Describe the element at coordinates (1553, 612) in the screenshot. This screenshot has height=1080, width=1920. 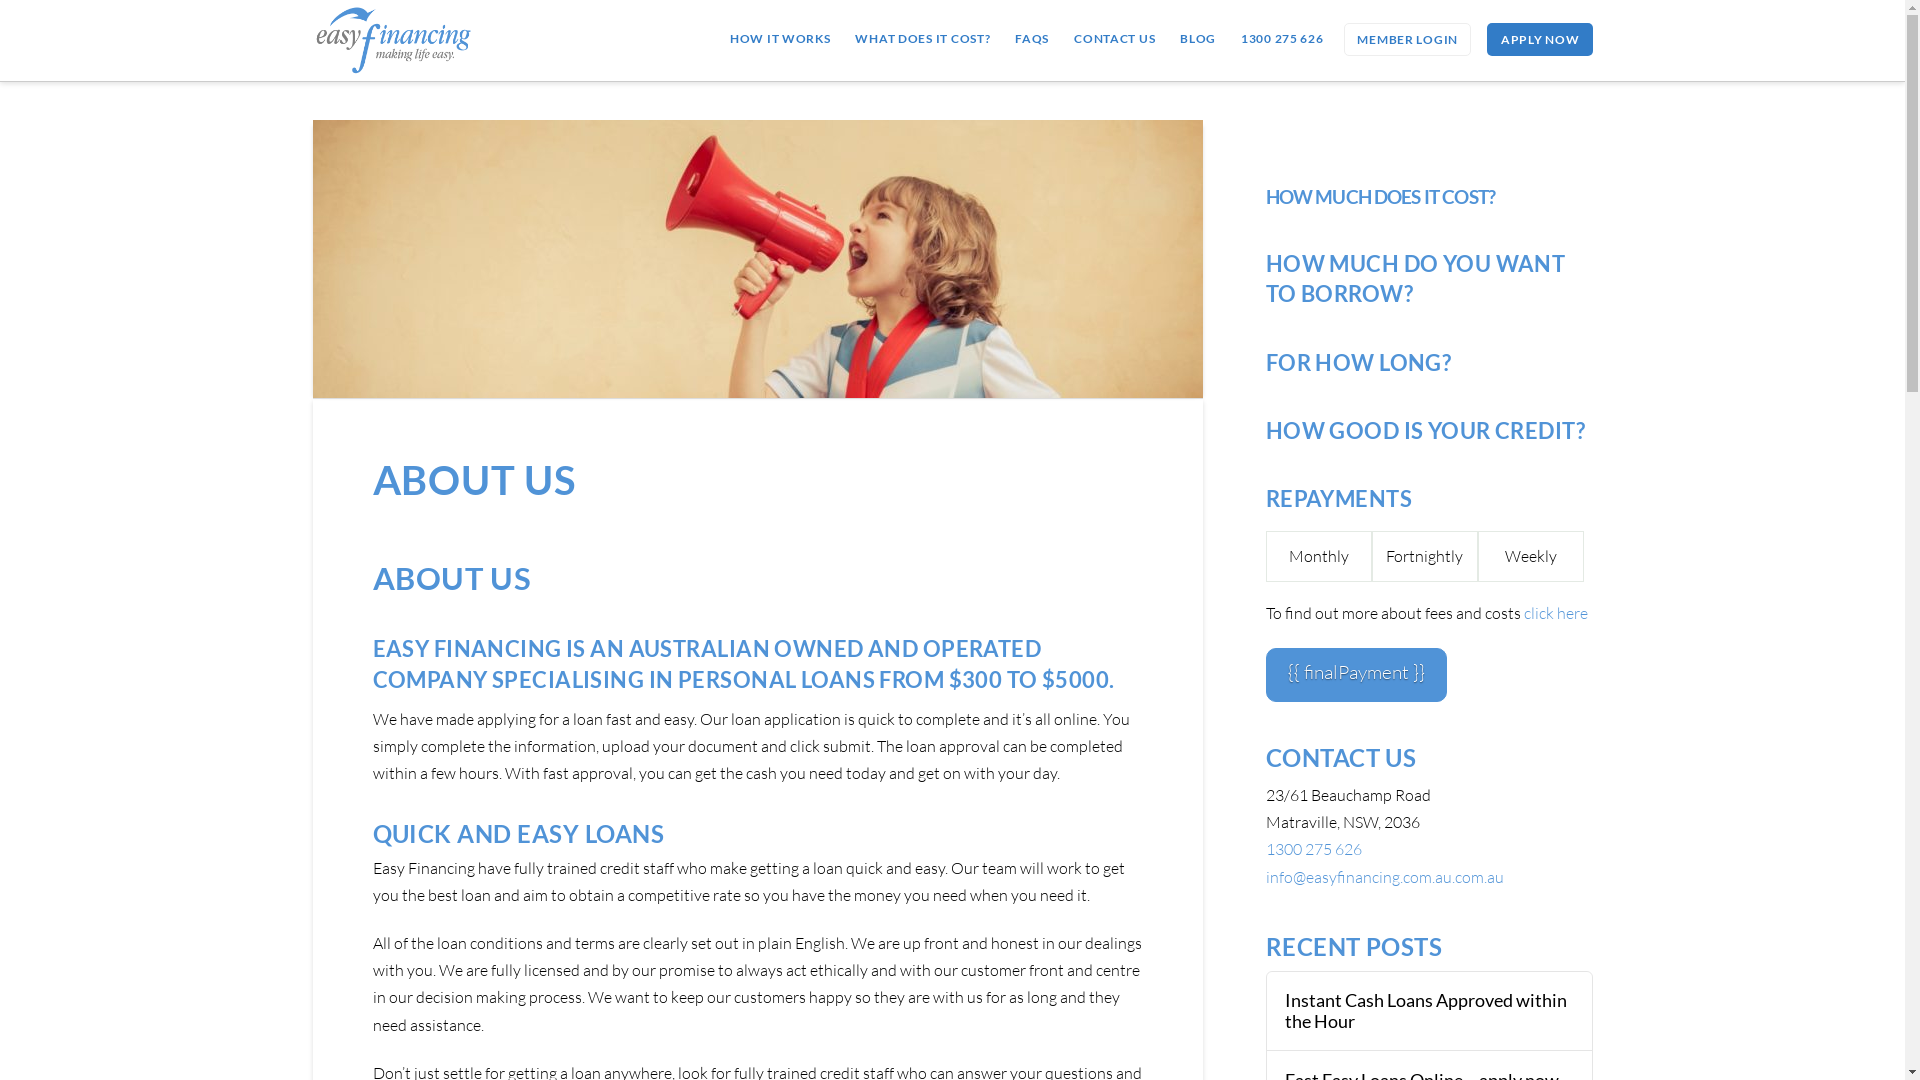
I see `'click here'` at that location.